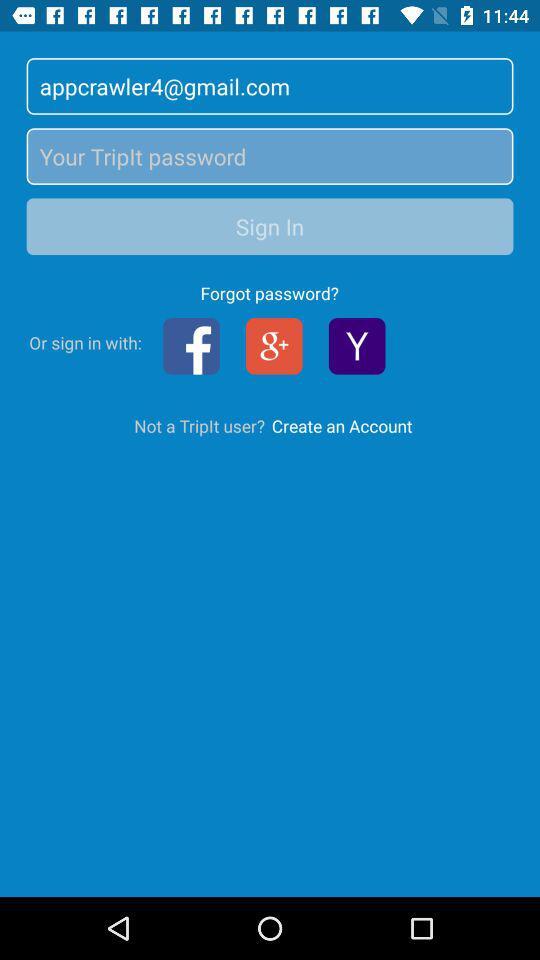  What do you see at coordinates (191, 346) in the screenshot?
I see `the facebook icon` at bounding box center [191, 346].